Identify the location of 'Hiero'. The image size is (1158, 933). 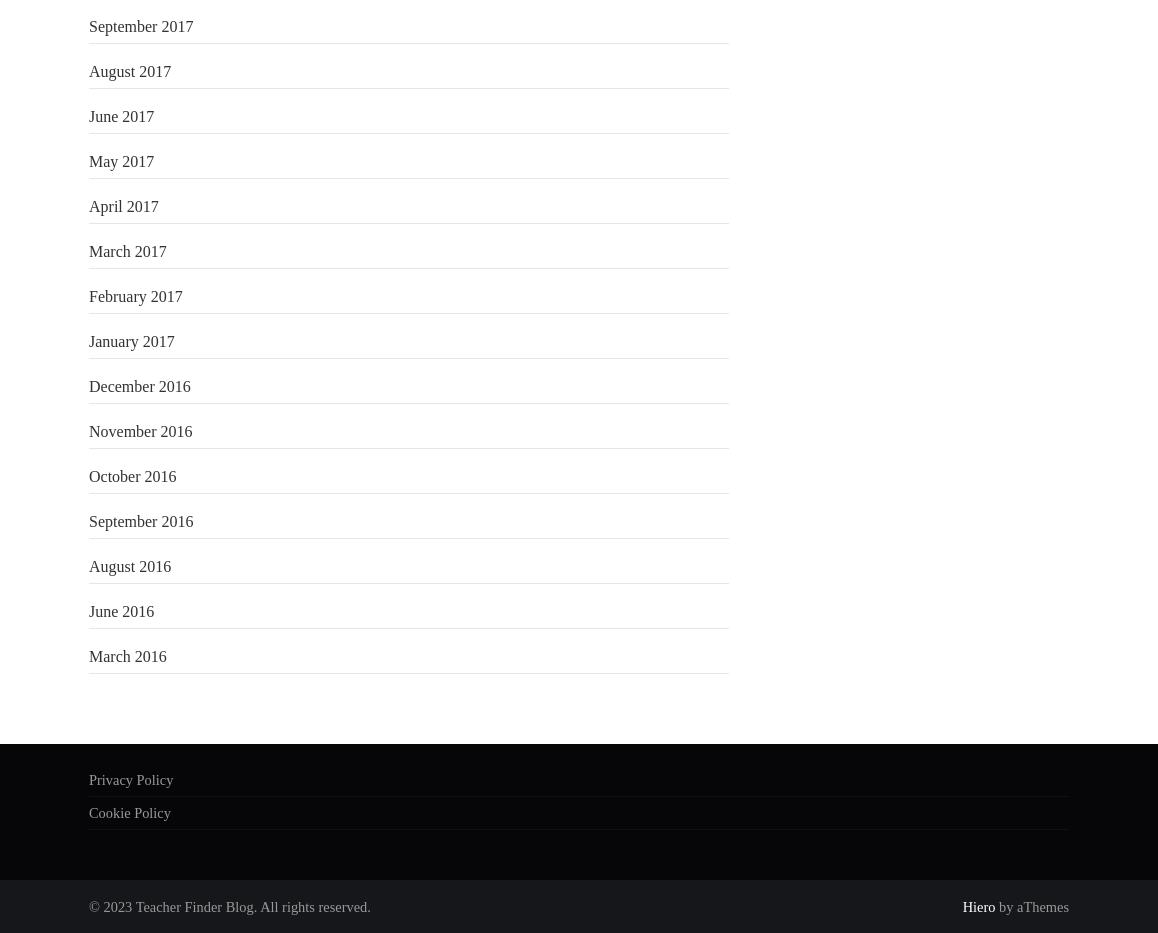
(977, 906).